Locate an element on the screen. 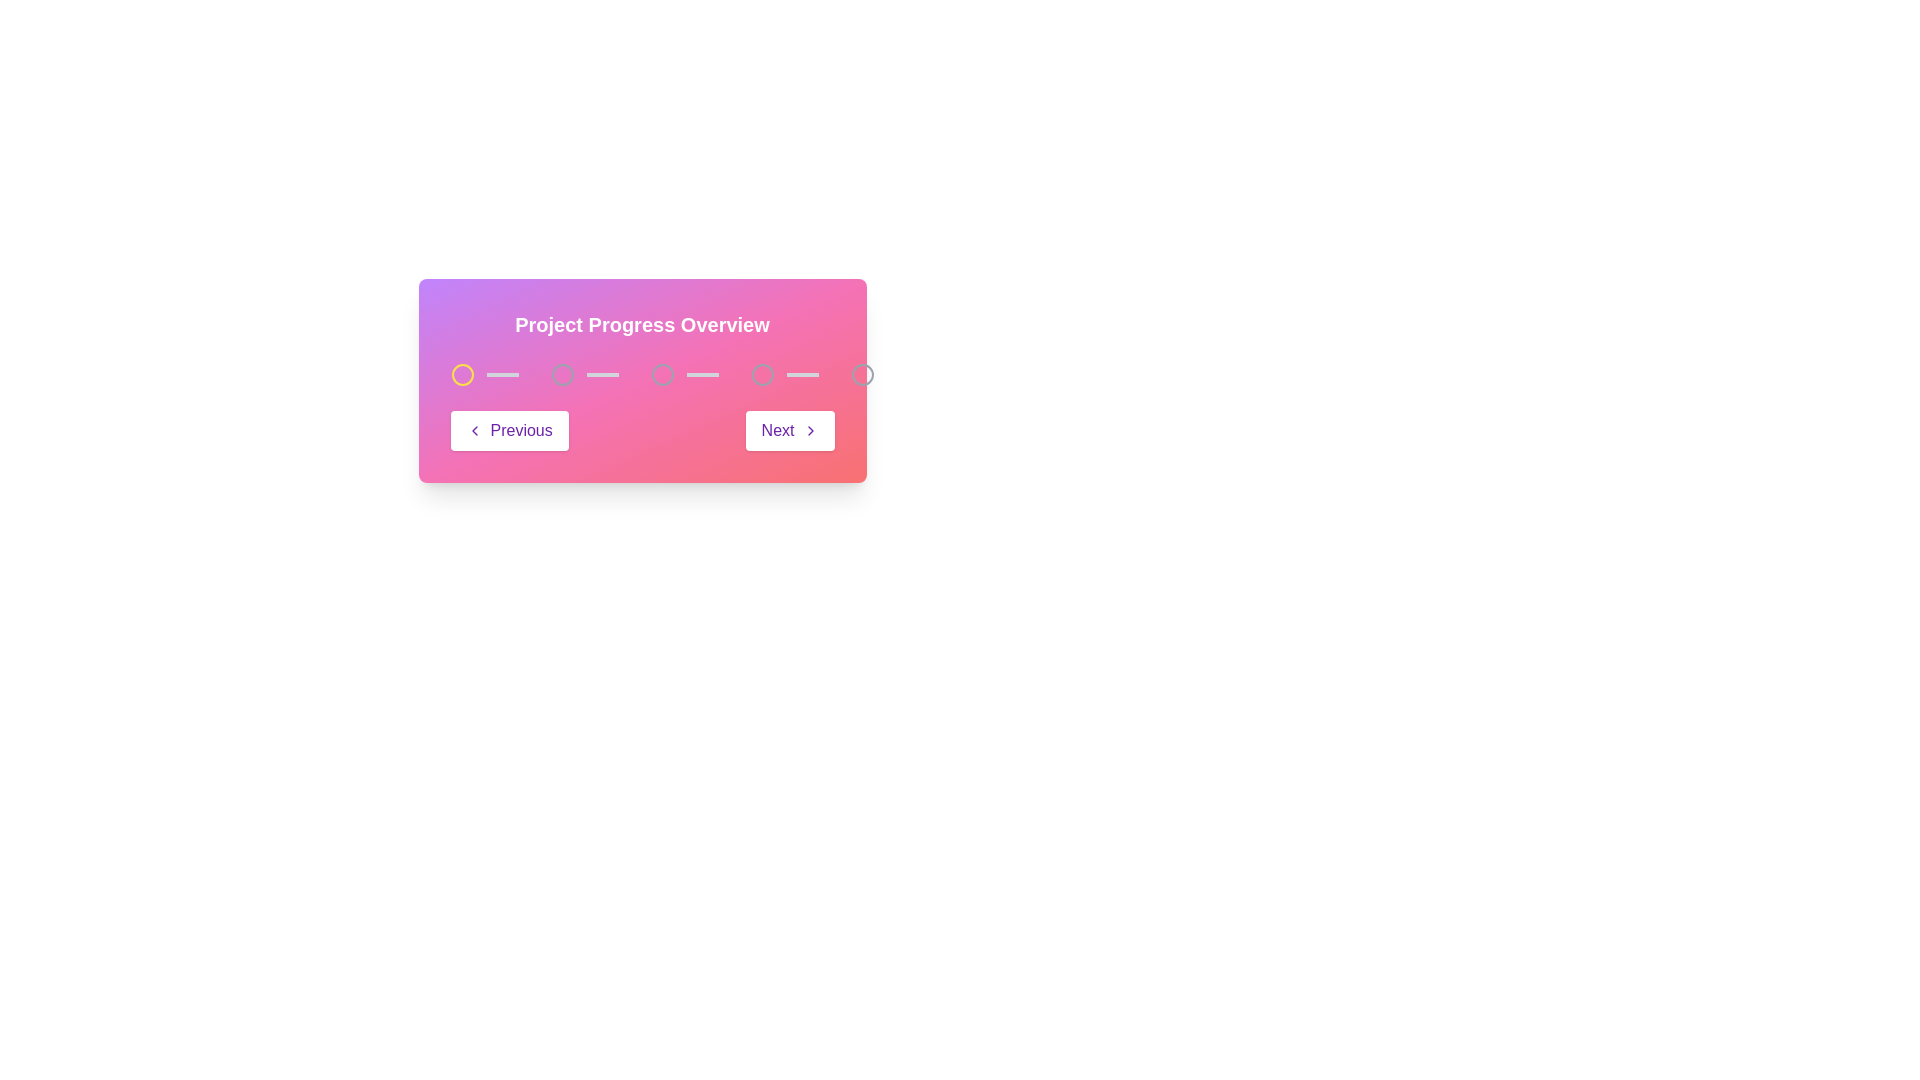 The width and height of the screenshot is (1920, 1080). the fifth visual indicator (progress step) in the progress tracker, which is positioned towards the rightmost end of the layout group is located at coordinates (783, 374).